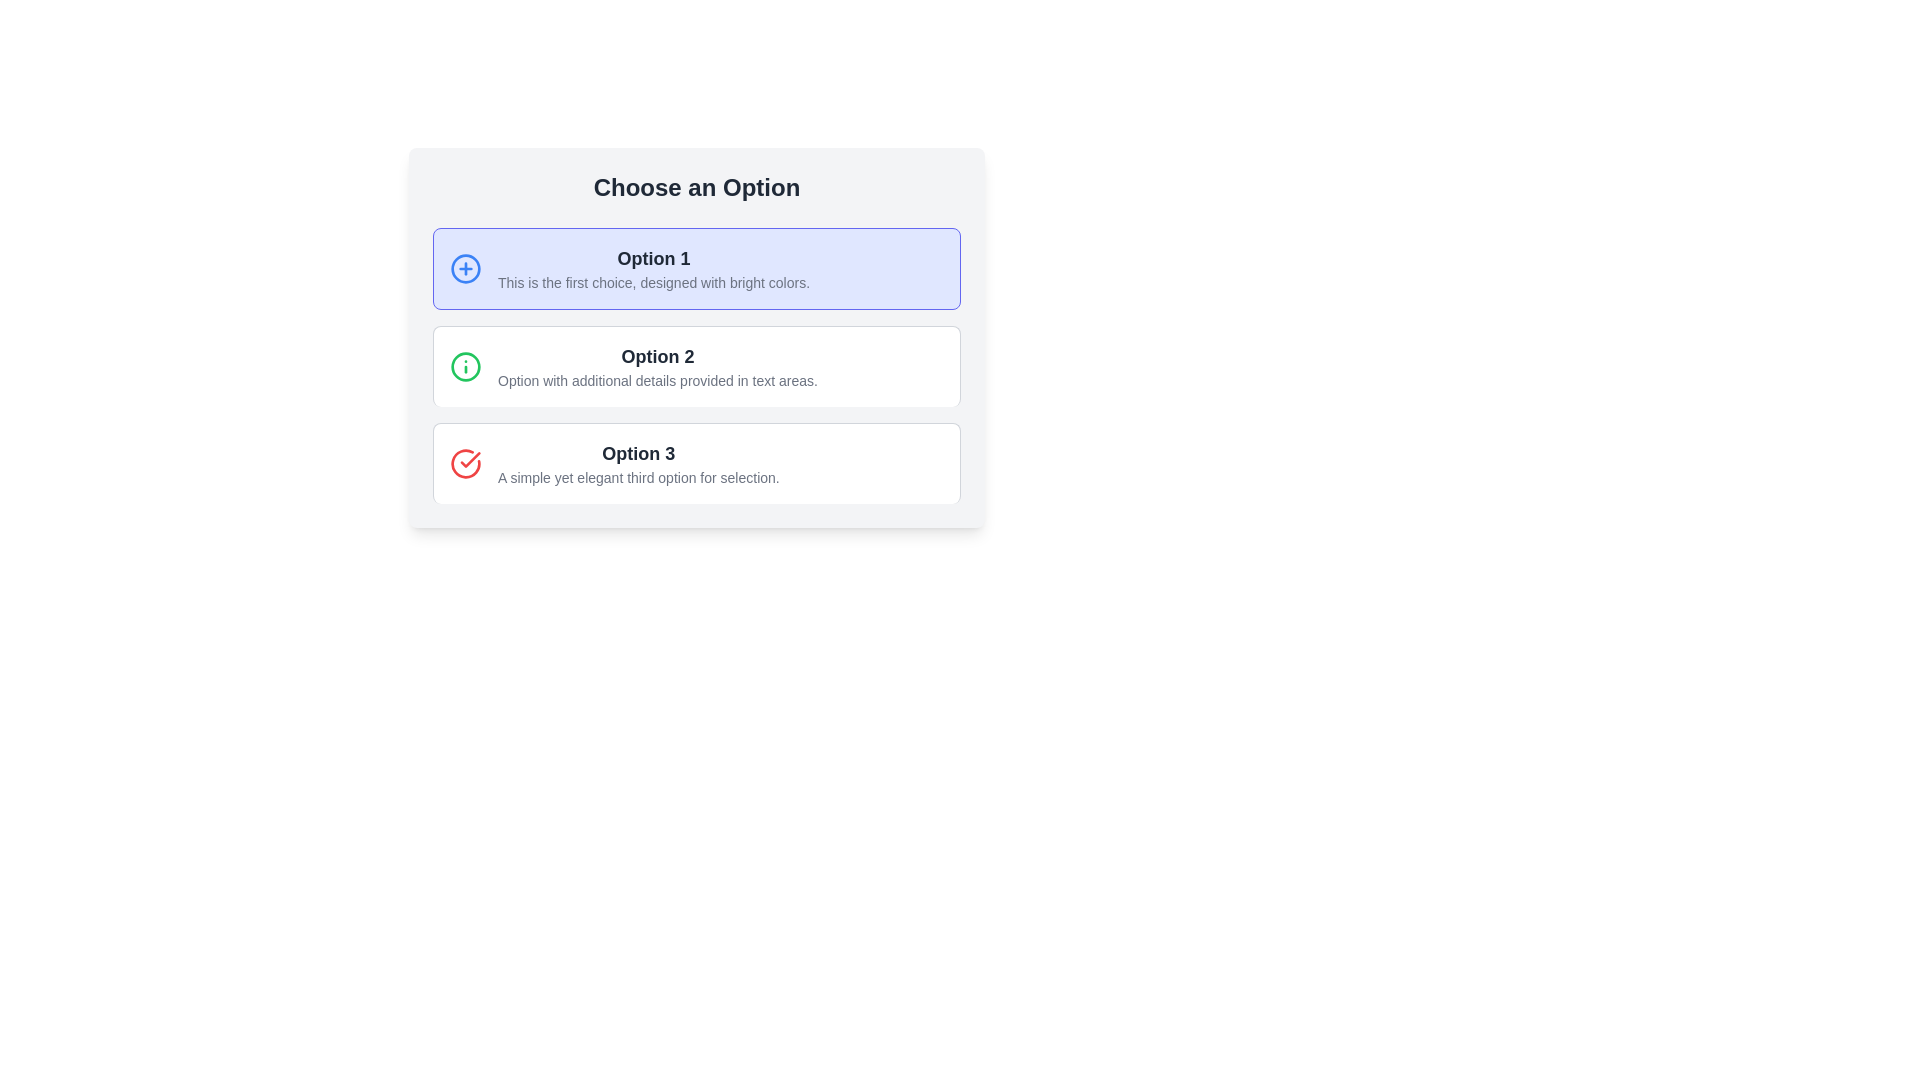 The height and width of the screenshot is (1080, 1920). What do you see at coordinates (464, 366) in the screenshot?
I see `outer circular boundary of the SVG element with a green stroke located next to 'Option 2' in the selection list` at bounding box center [464, 366].